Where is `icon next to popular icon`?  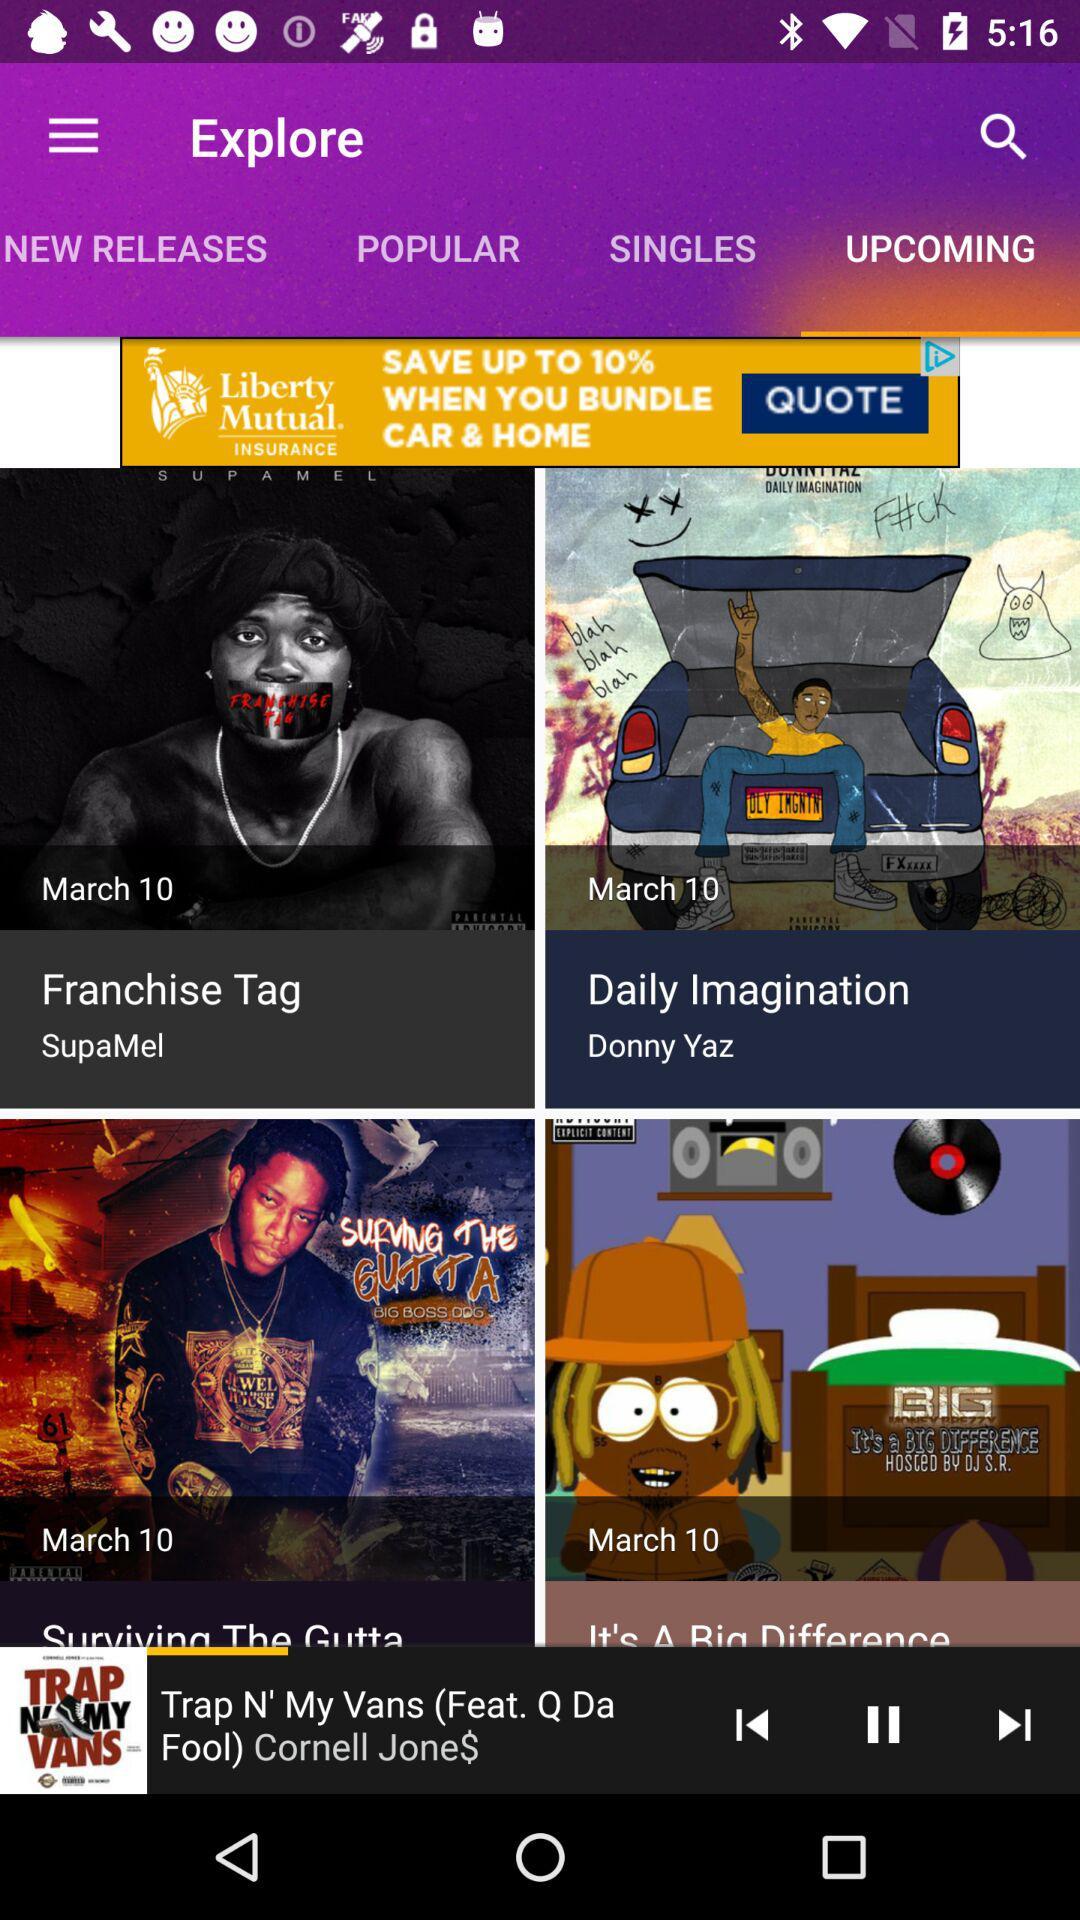
icon next to popular icon is located at coordinates (154, 246).